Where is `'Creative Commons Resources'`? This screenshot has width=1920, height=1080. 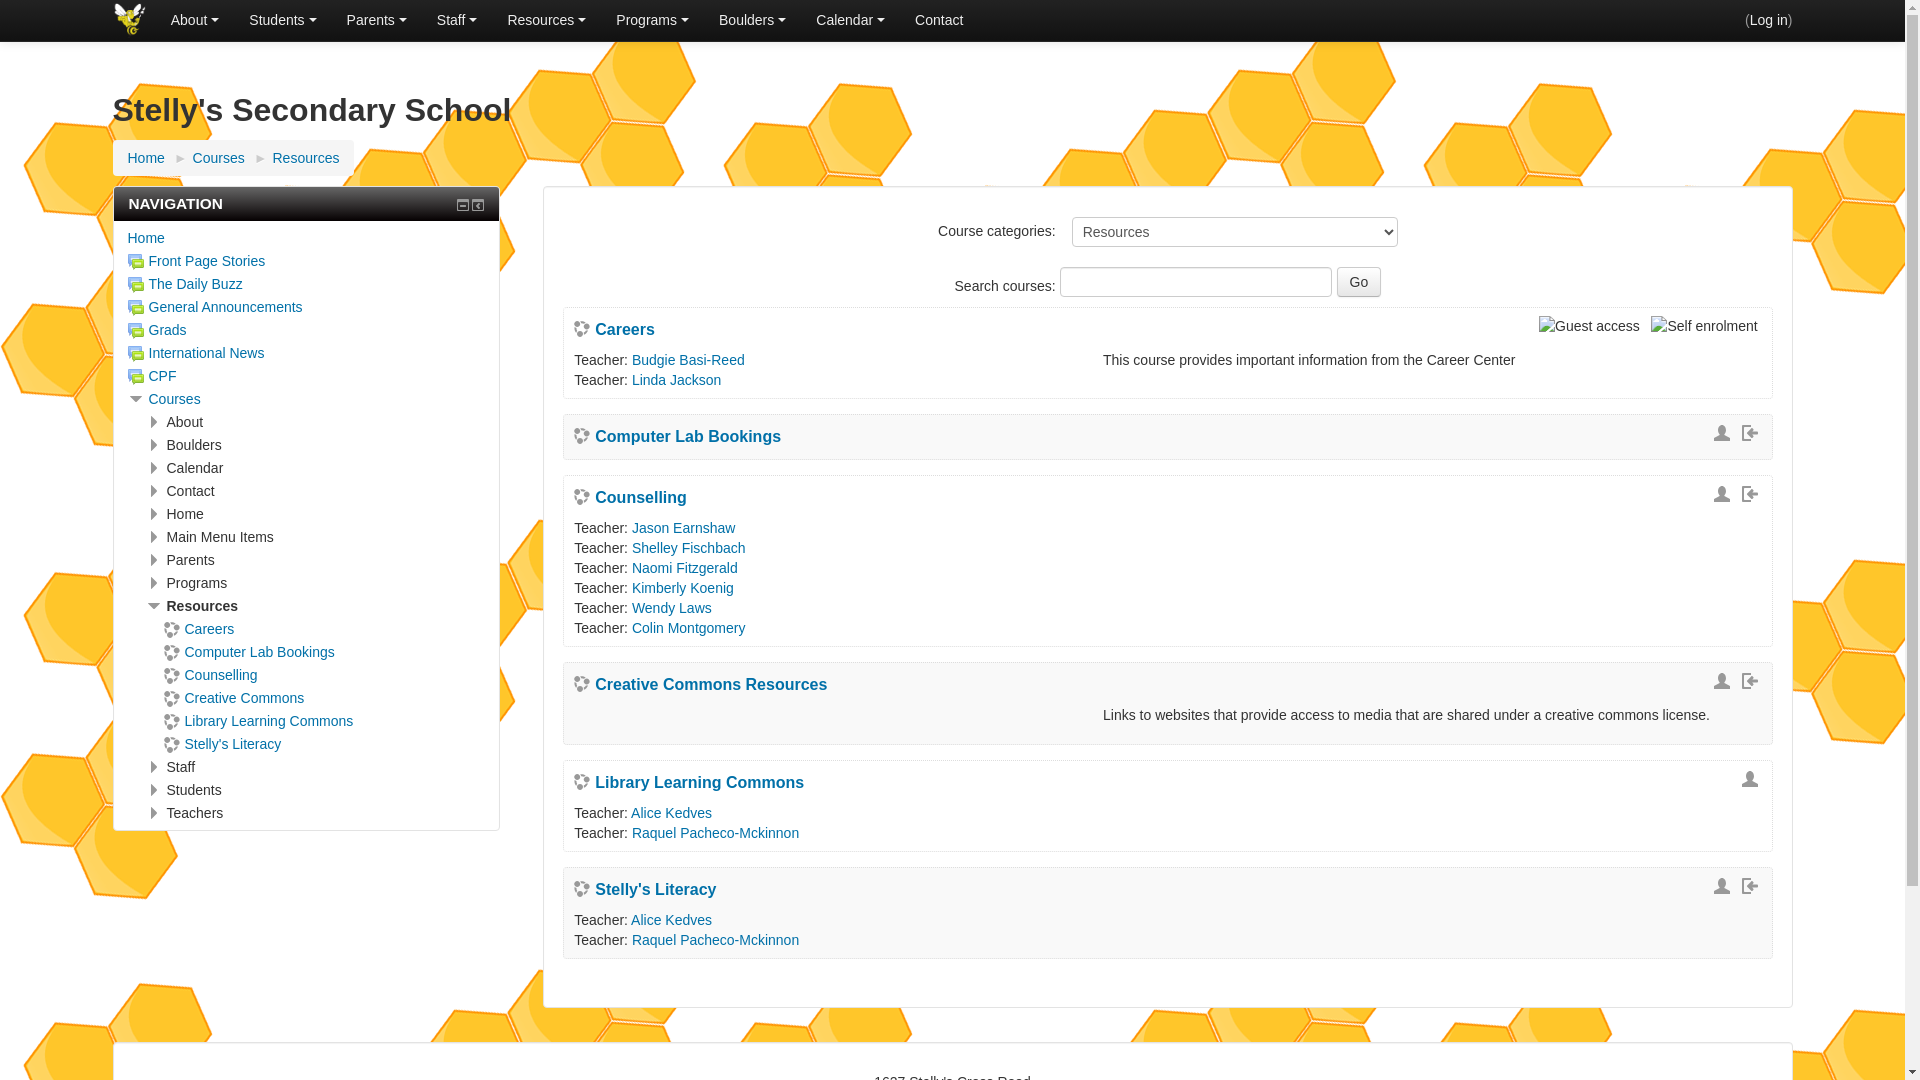 'Creative Commons Resources' is located at coordinates (700, 684).